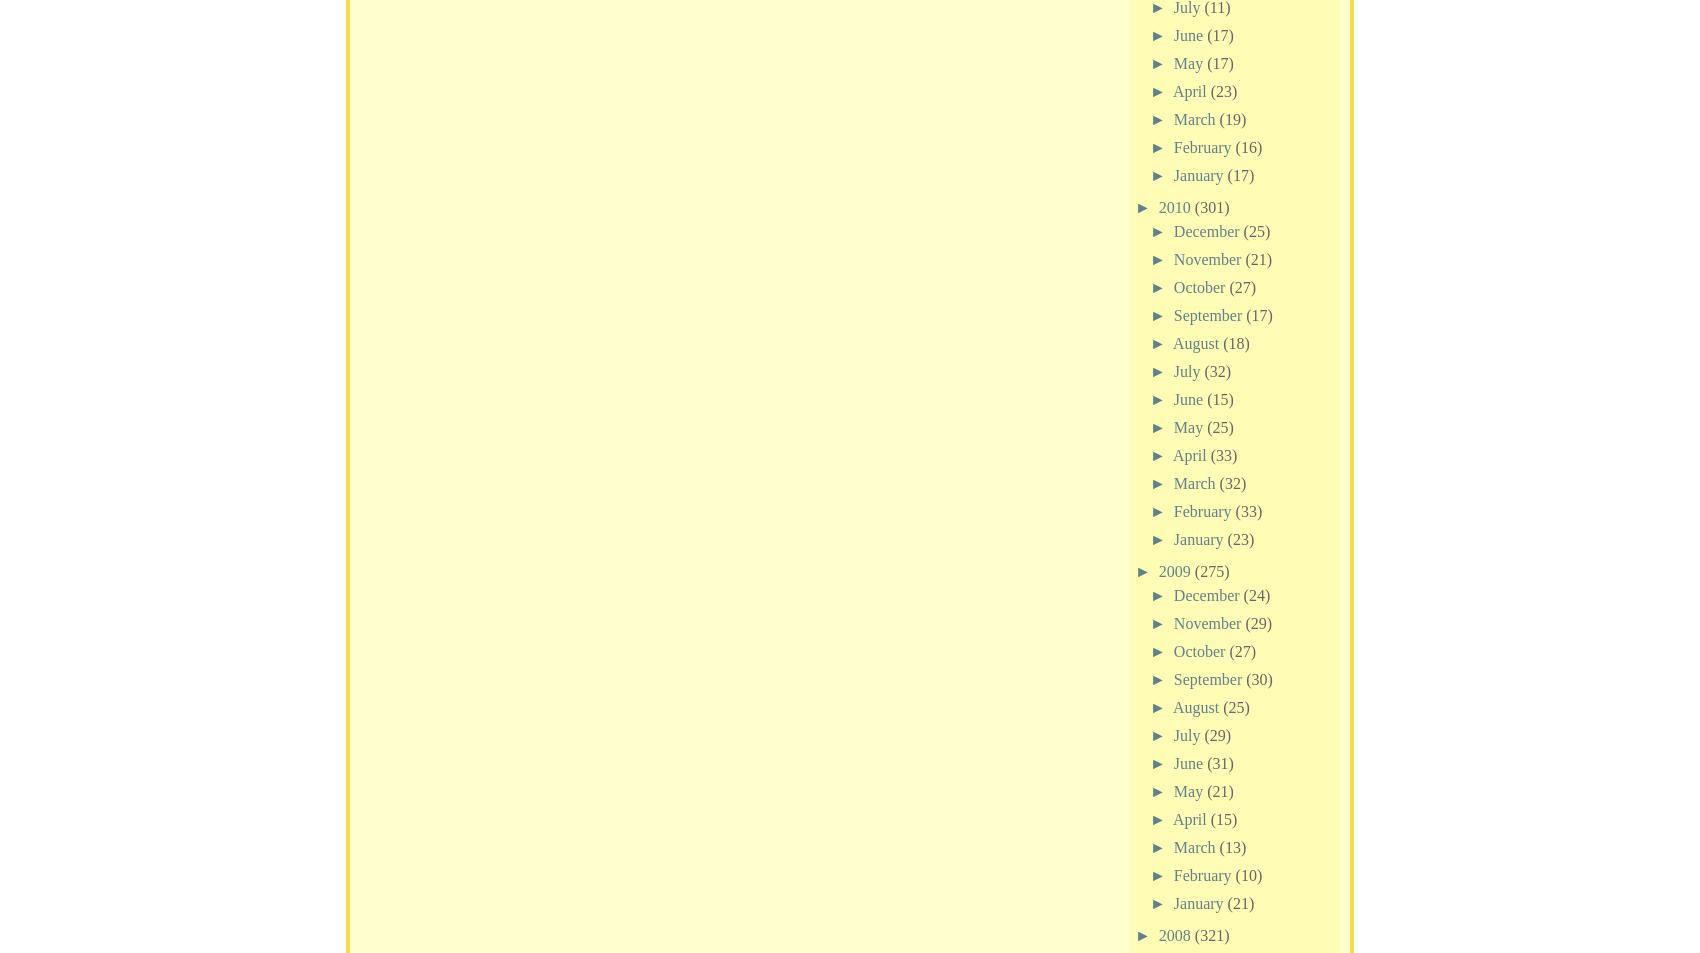  Describe the element at coordinates (1231, 846) in the screenshot. I see `'(13)'` at that location.